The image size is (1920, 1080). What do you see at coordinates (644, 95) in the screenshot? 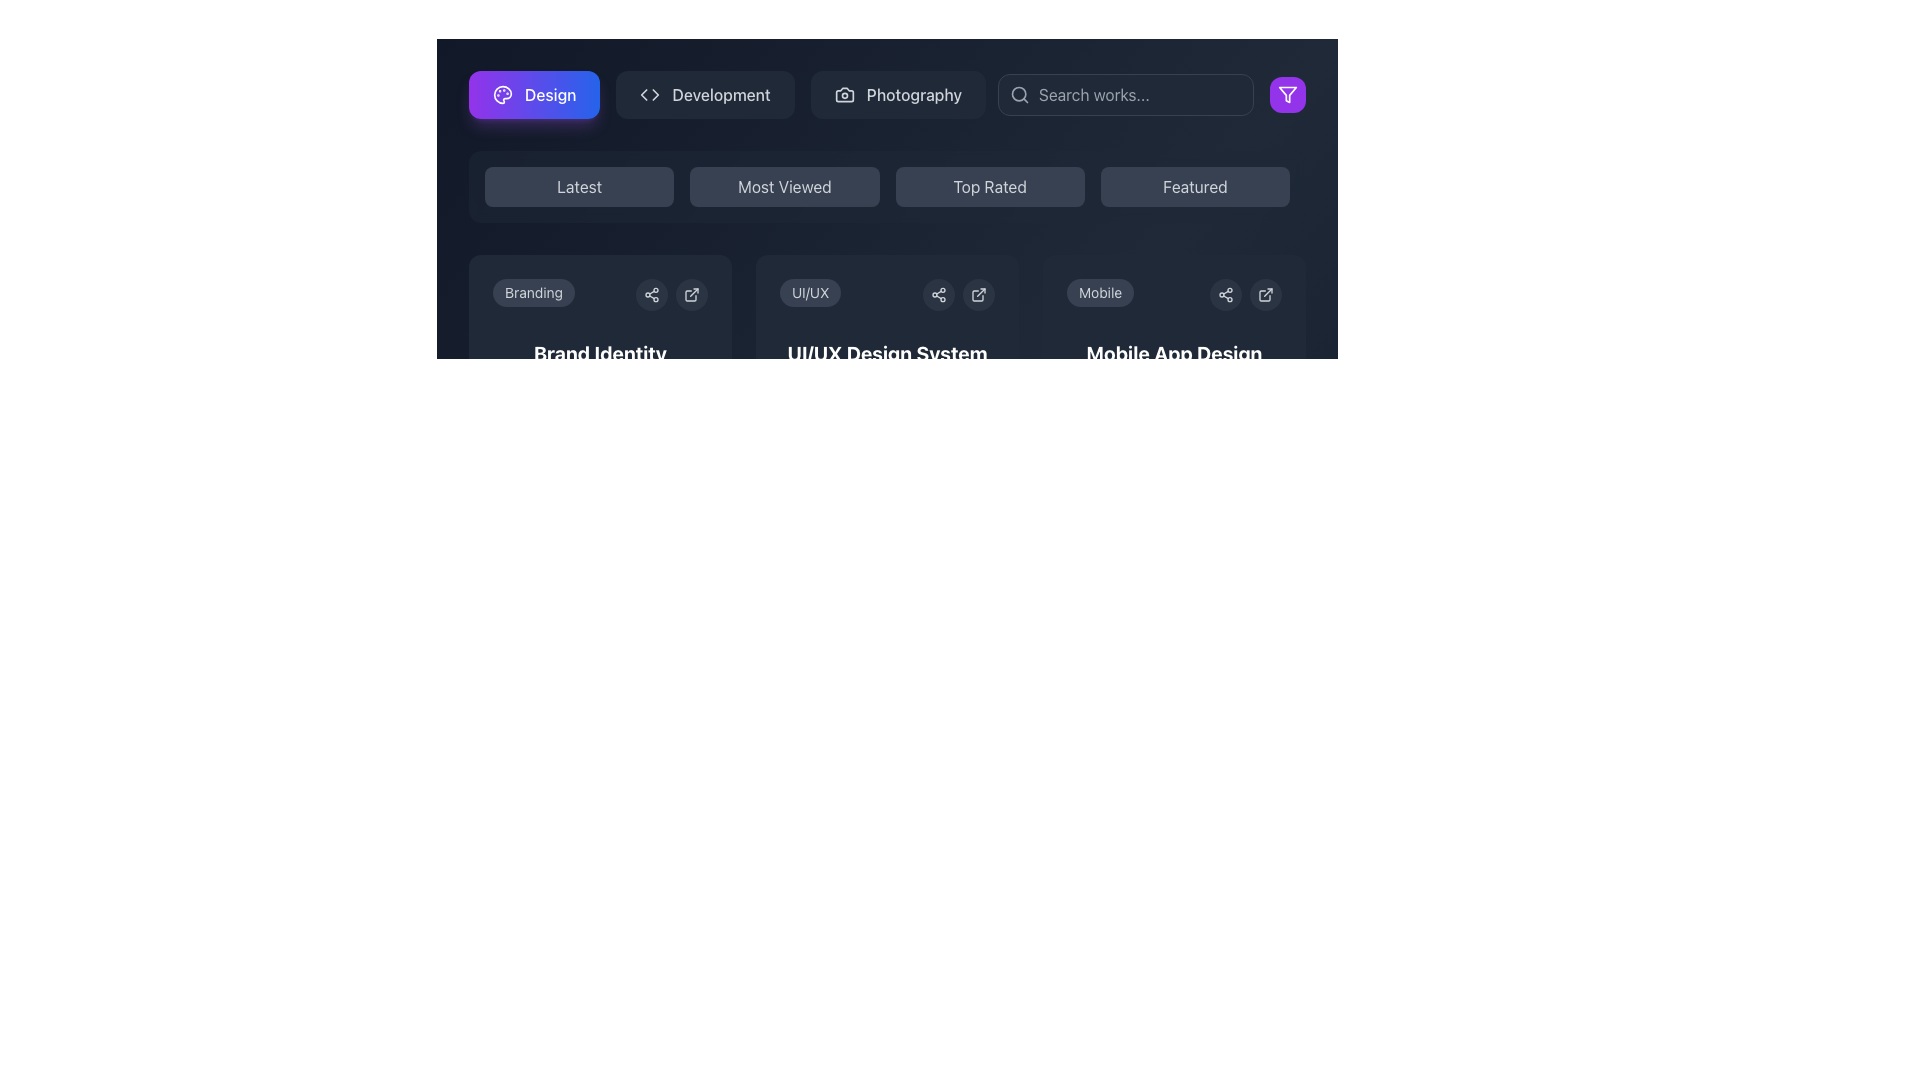
I see `the left-facing chevron icon button, which serves as a visual indicator for navigating backward within the system or menu` at bounding box center [644, 95].